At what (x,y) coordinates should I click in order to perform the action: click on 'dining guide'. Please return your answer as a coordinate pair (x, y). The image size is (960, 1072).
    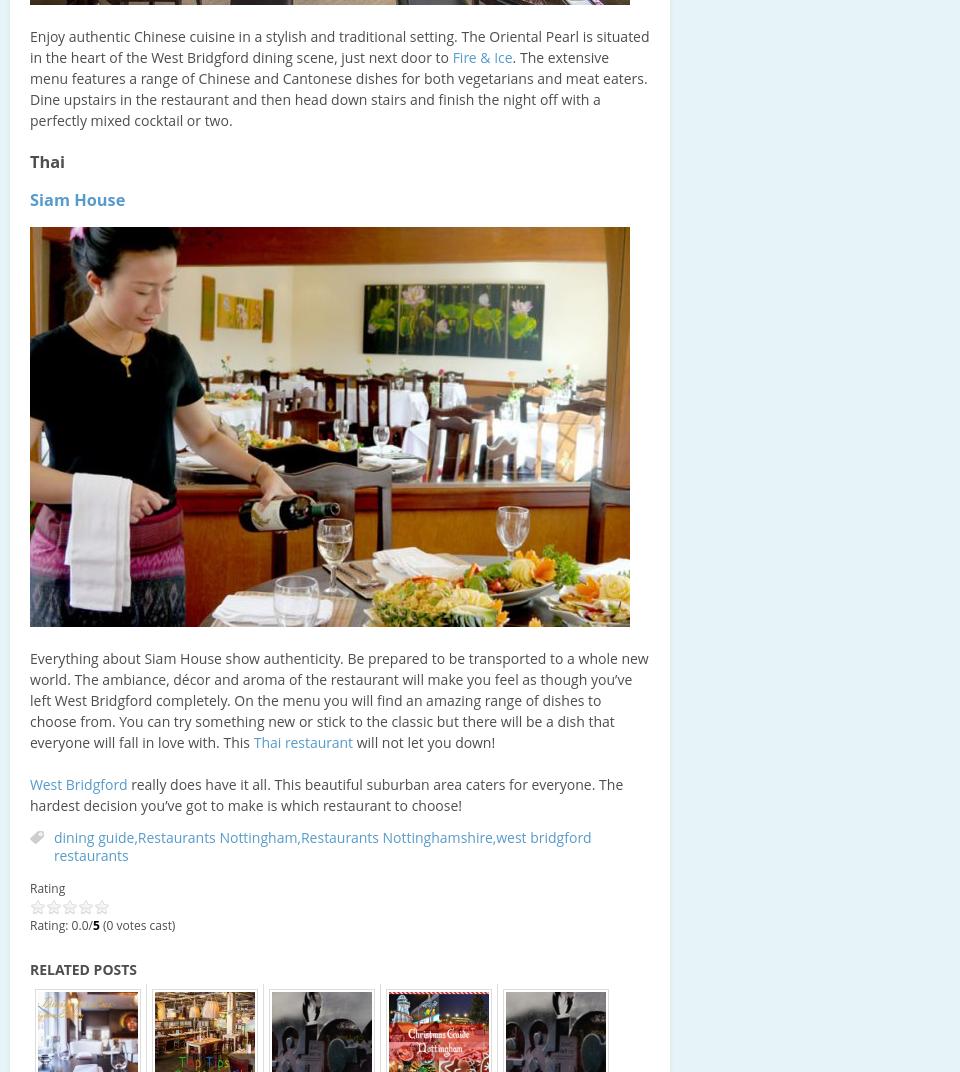
    Looking at the image, I should click on (93, 836).